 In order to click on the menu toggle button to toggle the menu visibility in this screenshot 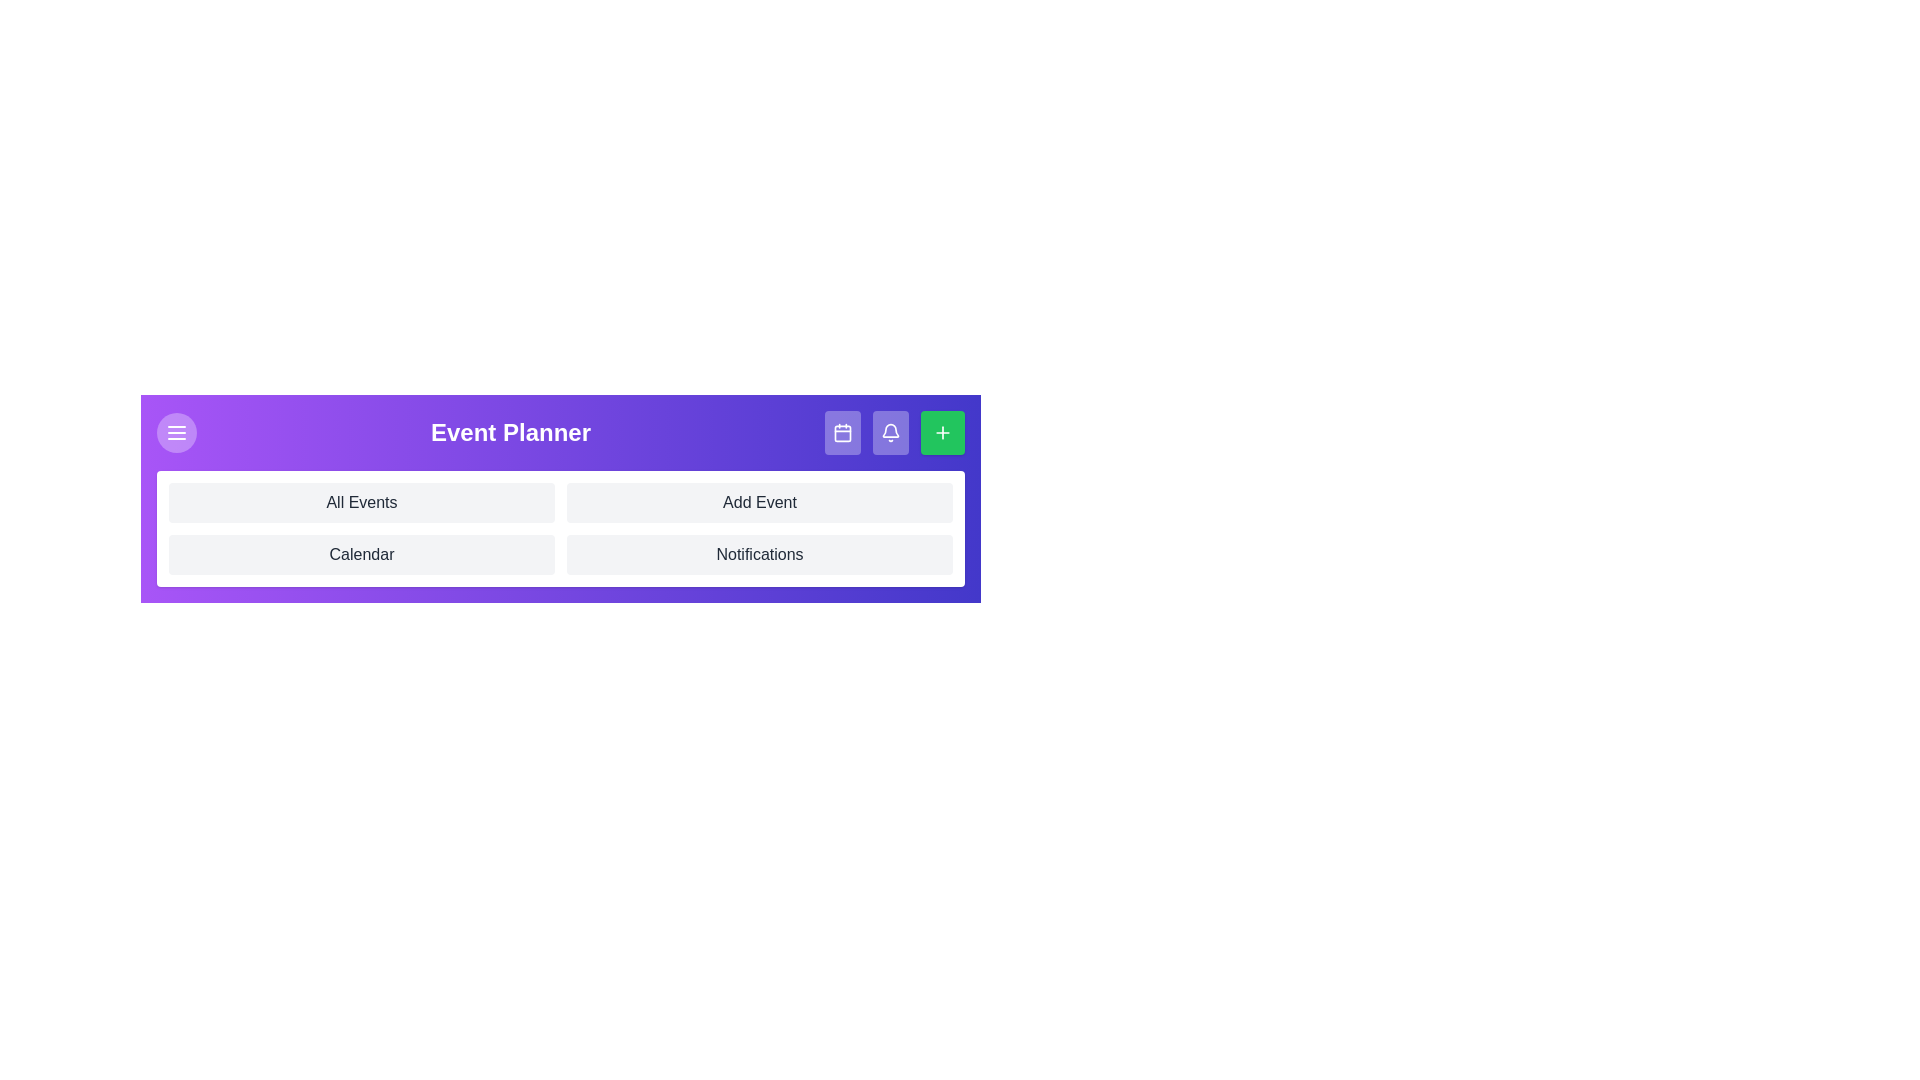, I will do `click(177, 431)`.